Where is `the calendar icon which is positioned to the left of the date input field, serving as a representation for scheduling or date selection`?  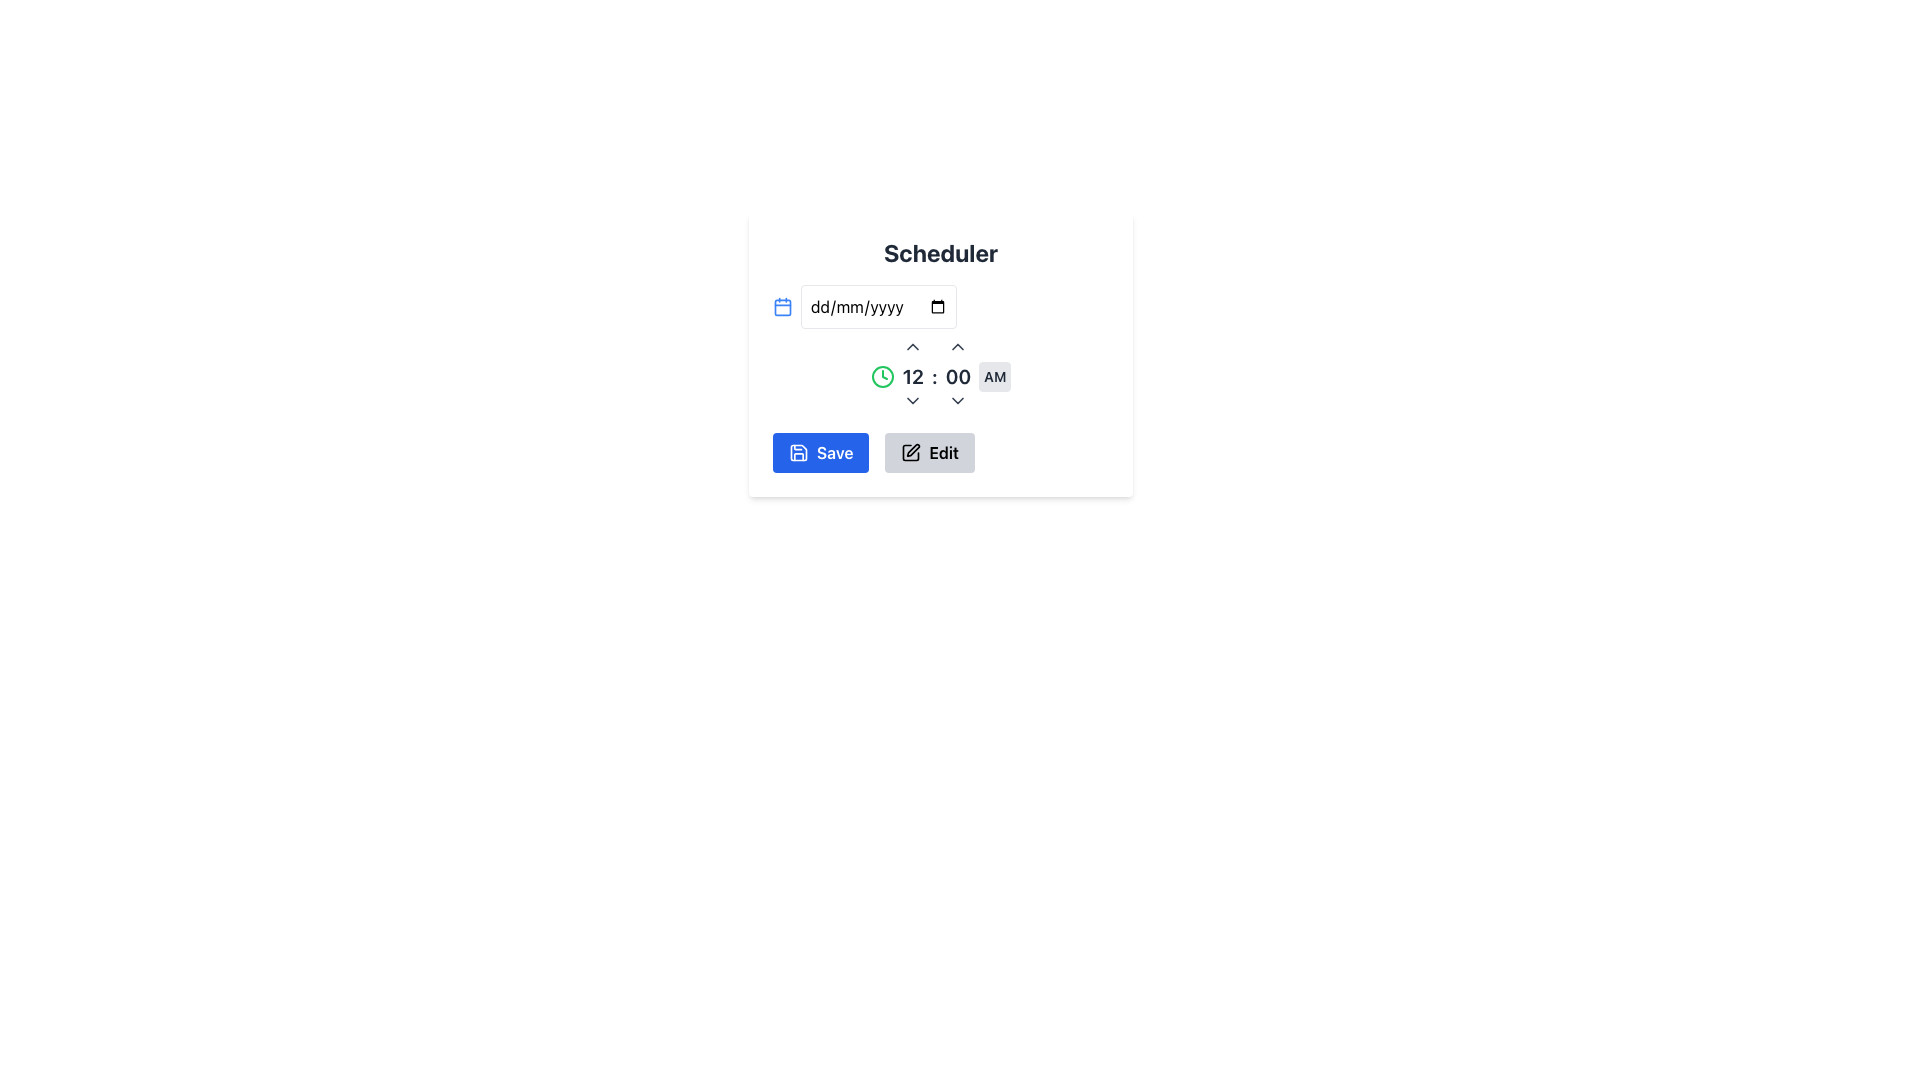
the calendar icon which is positioned to the left of the date input field, serving as a representation for scheduling or date selection is located at coordinates (781, 307).